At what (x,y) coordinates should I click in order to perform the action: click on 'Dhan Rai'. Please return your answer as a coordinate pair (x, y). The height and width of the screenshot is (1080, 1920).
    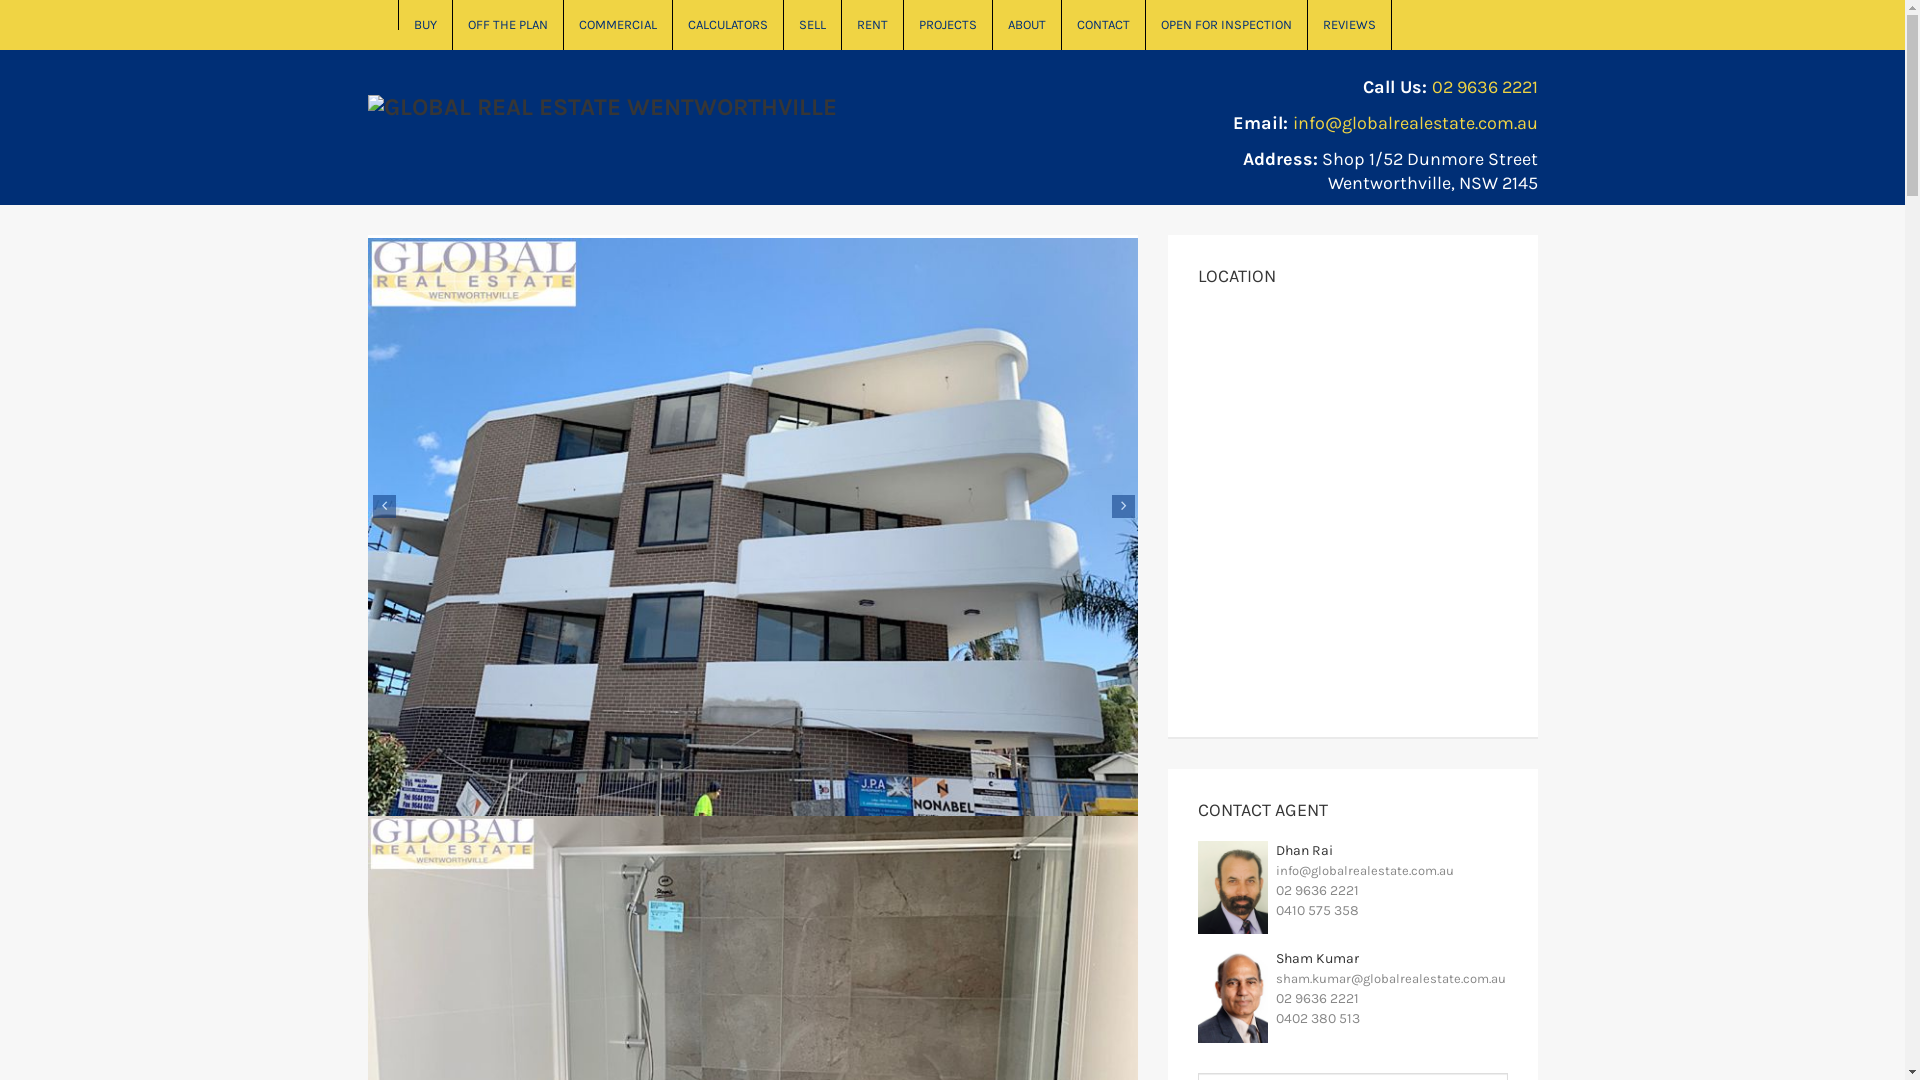
    Looking at the image, I should click on (1275, 850).